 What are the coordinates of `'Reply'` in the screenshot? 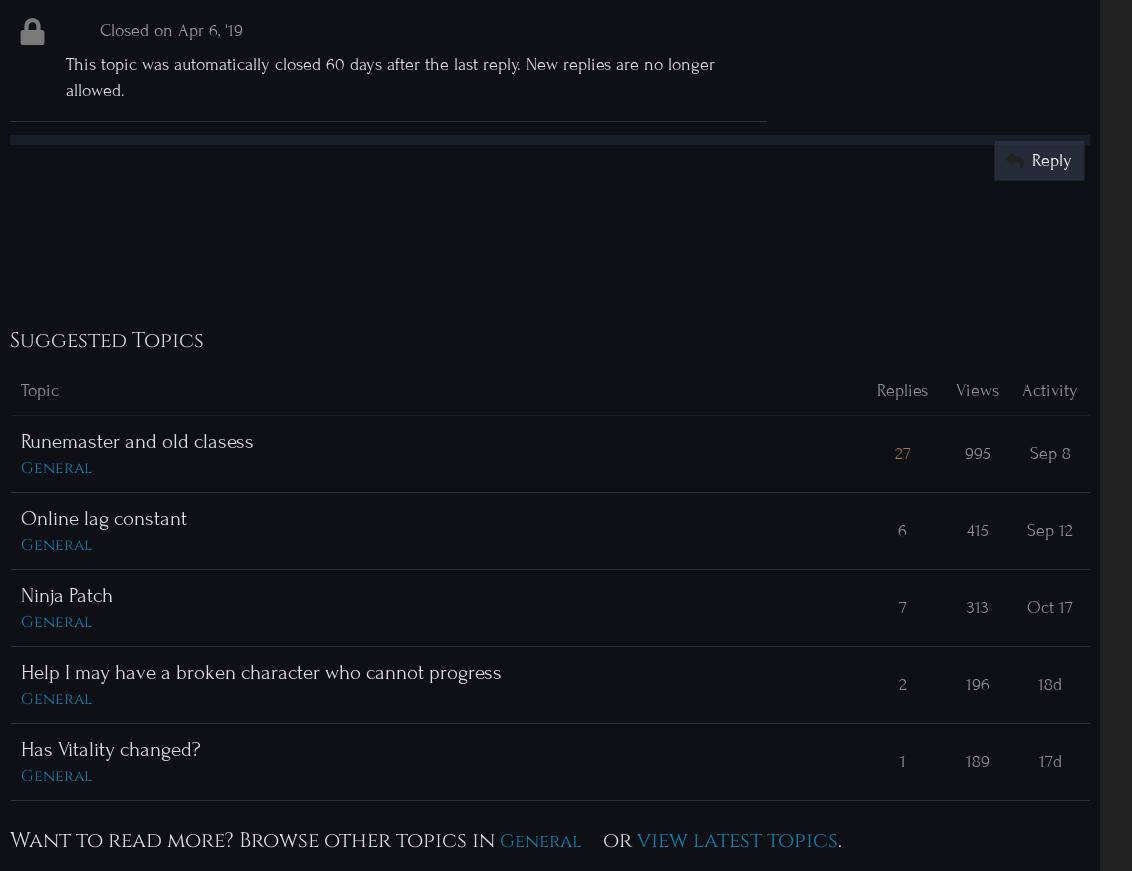 It's located at (1050, 160).